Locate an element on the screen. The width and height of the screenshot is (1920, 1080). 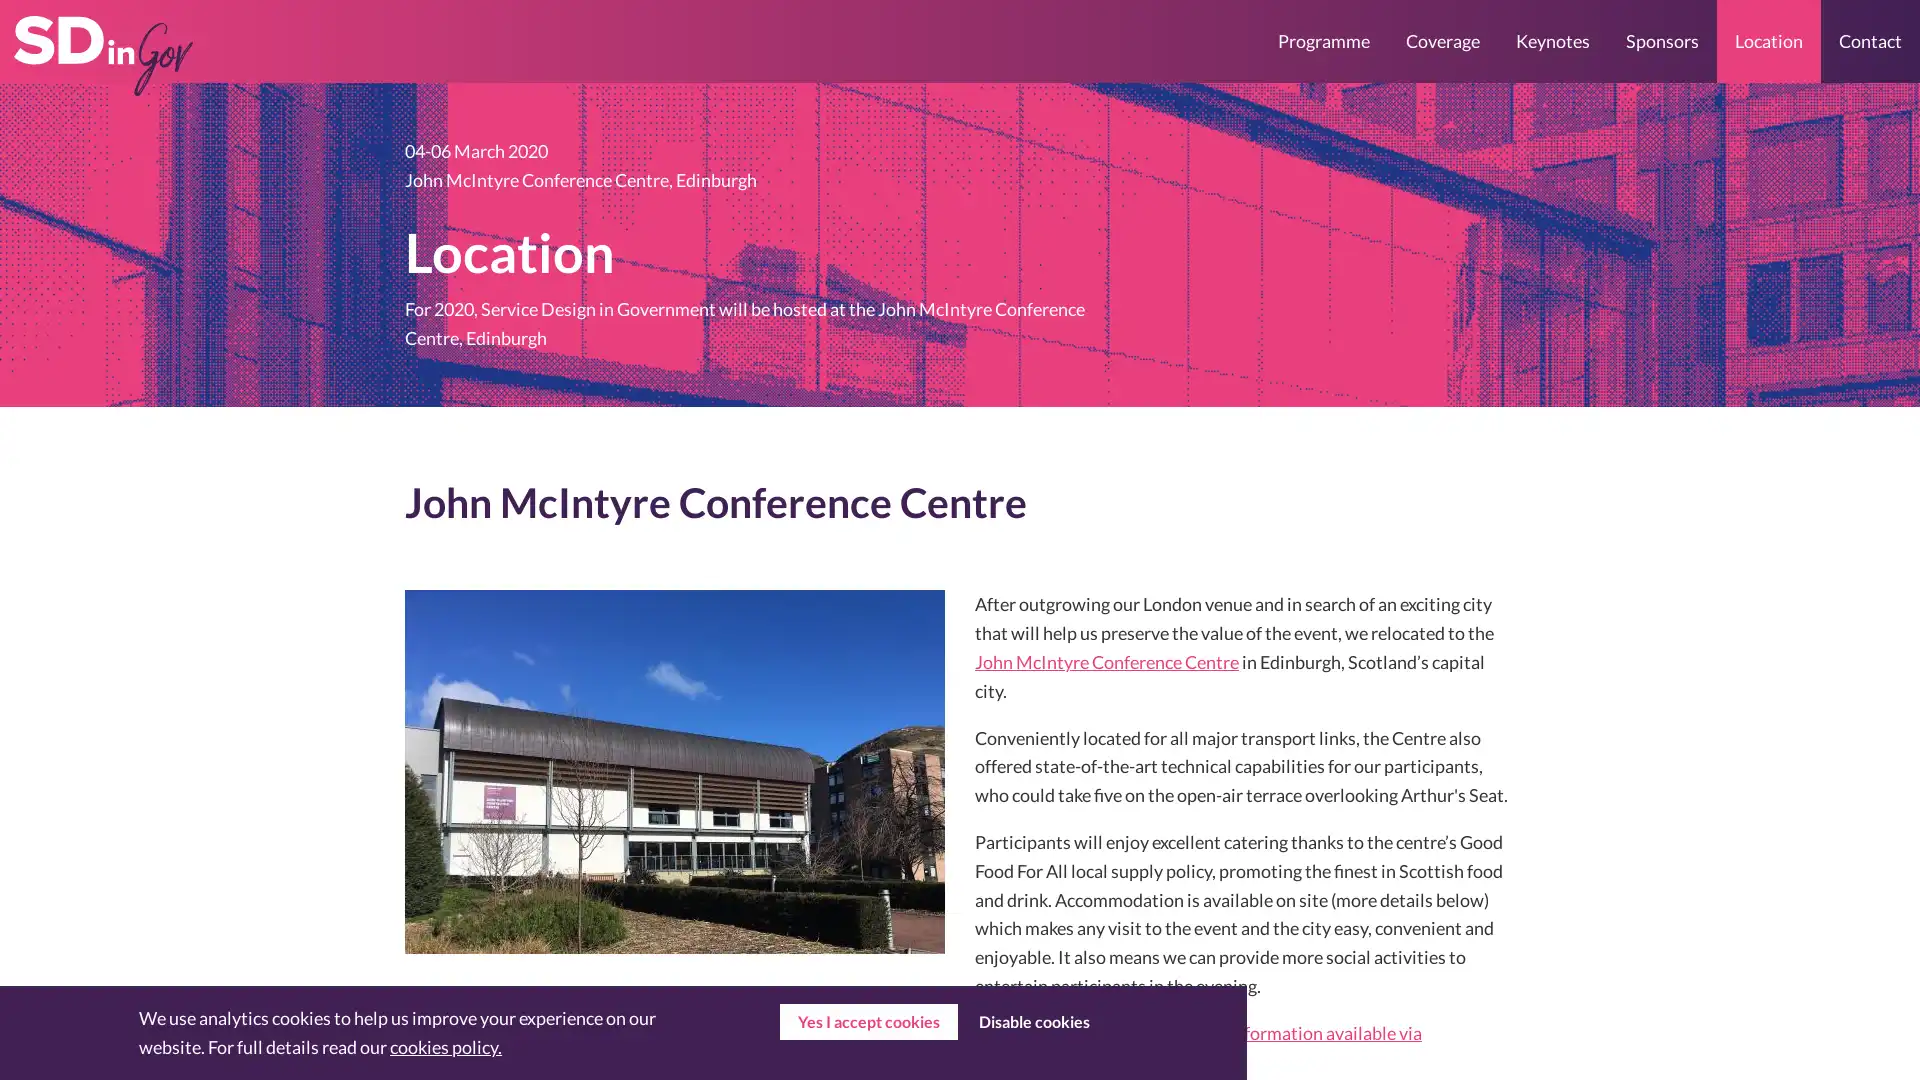
Disable cookies is located at coordinates (1033, 1022).